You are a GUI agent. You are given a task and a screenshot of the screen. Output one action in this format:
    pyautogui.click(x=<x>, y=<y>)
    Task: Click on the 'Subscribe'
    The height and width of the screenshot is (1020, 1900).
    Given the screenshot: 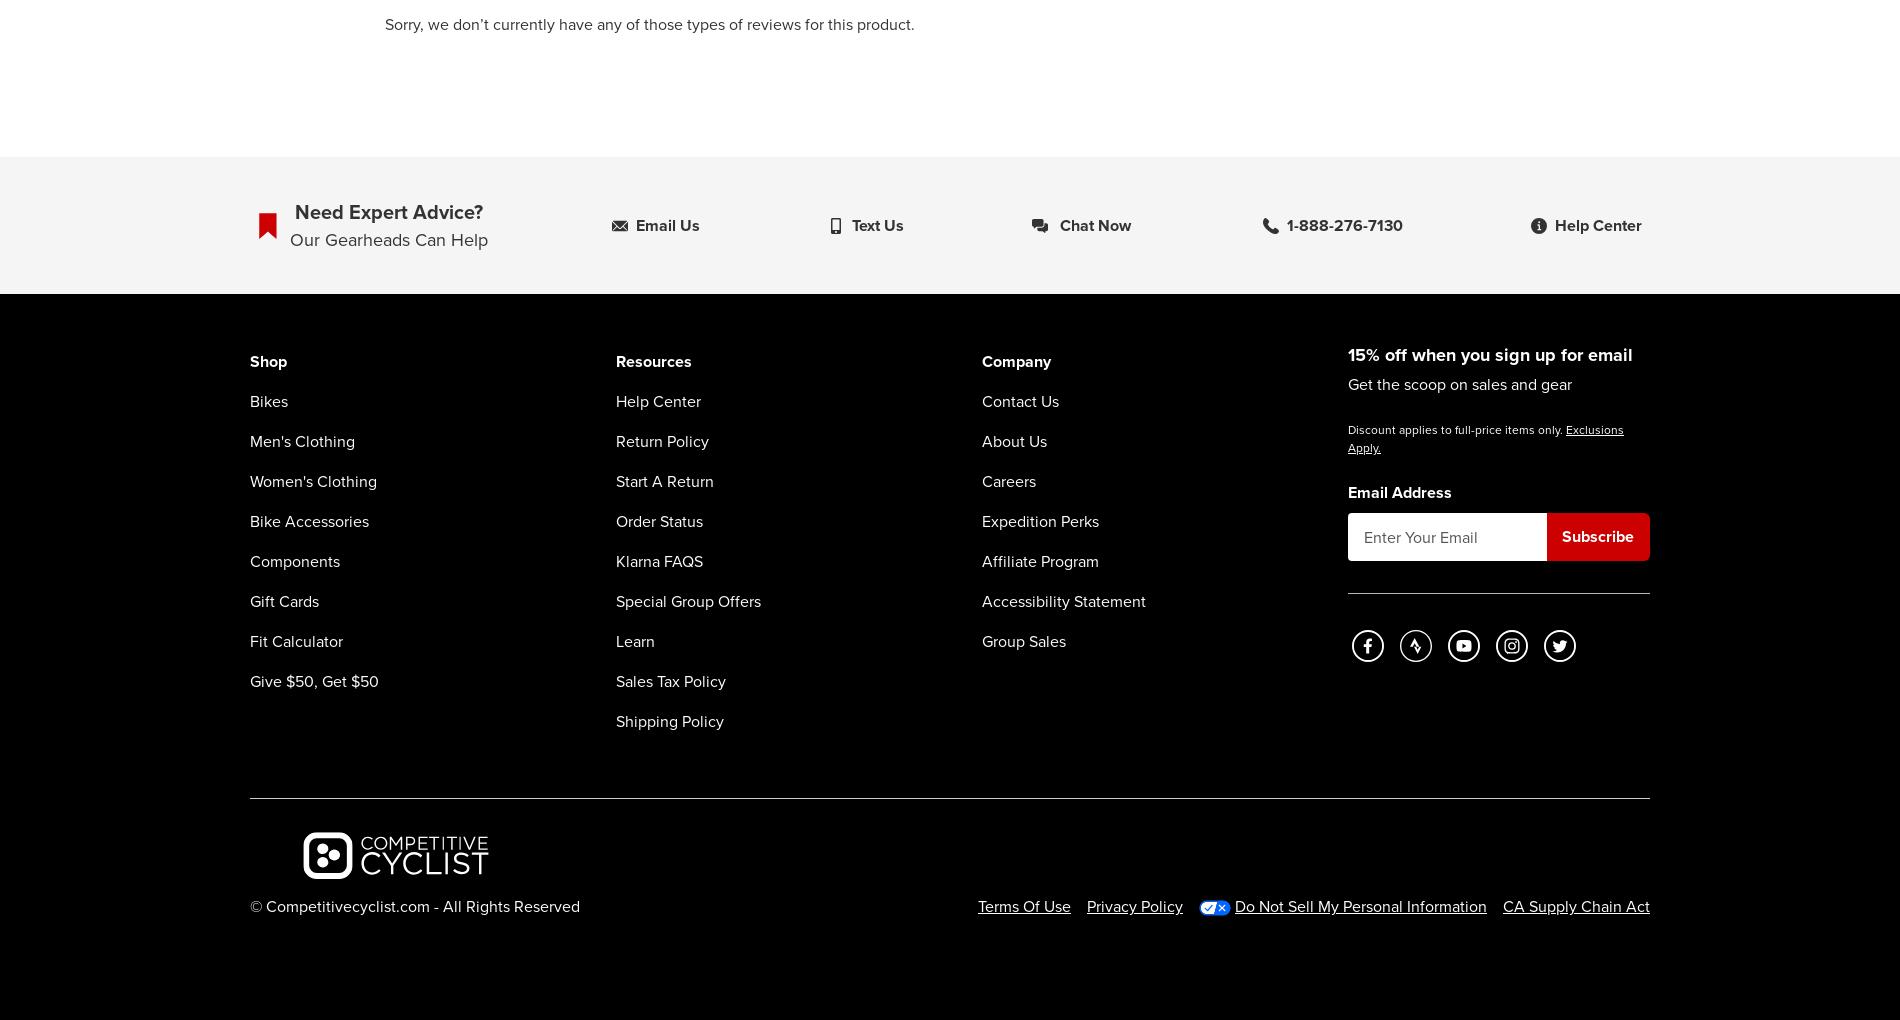 What is the action you would take?
    pyautogui.click(x=1598, y=535)
    